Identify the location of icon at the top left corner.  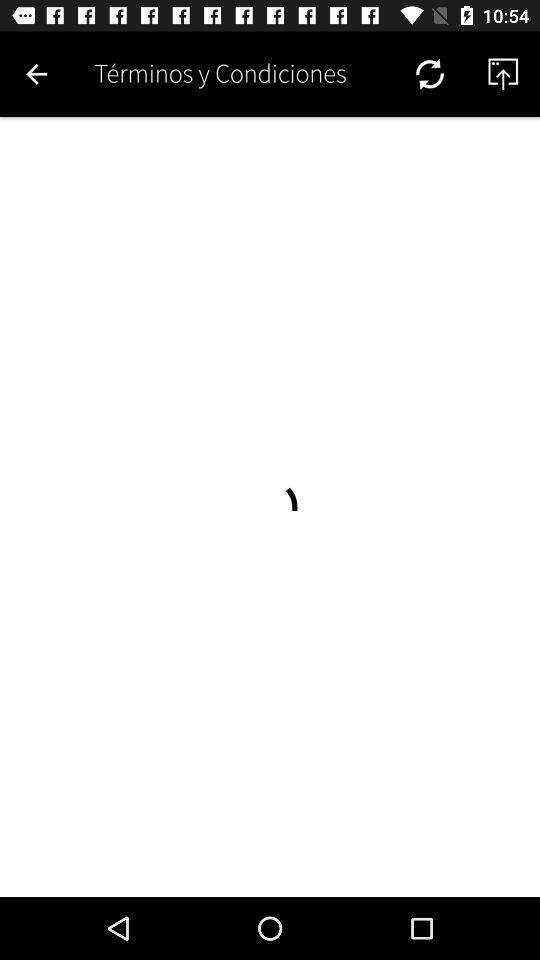
(36, 74).